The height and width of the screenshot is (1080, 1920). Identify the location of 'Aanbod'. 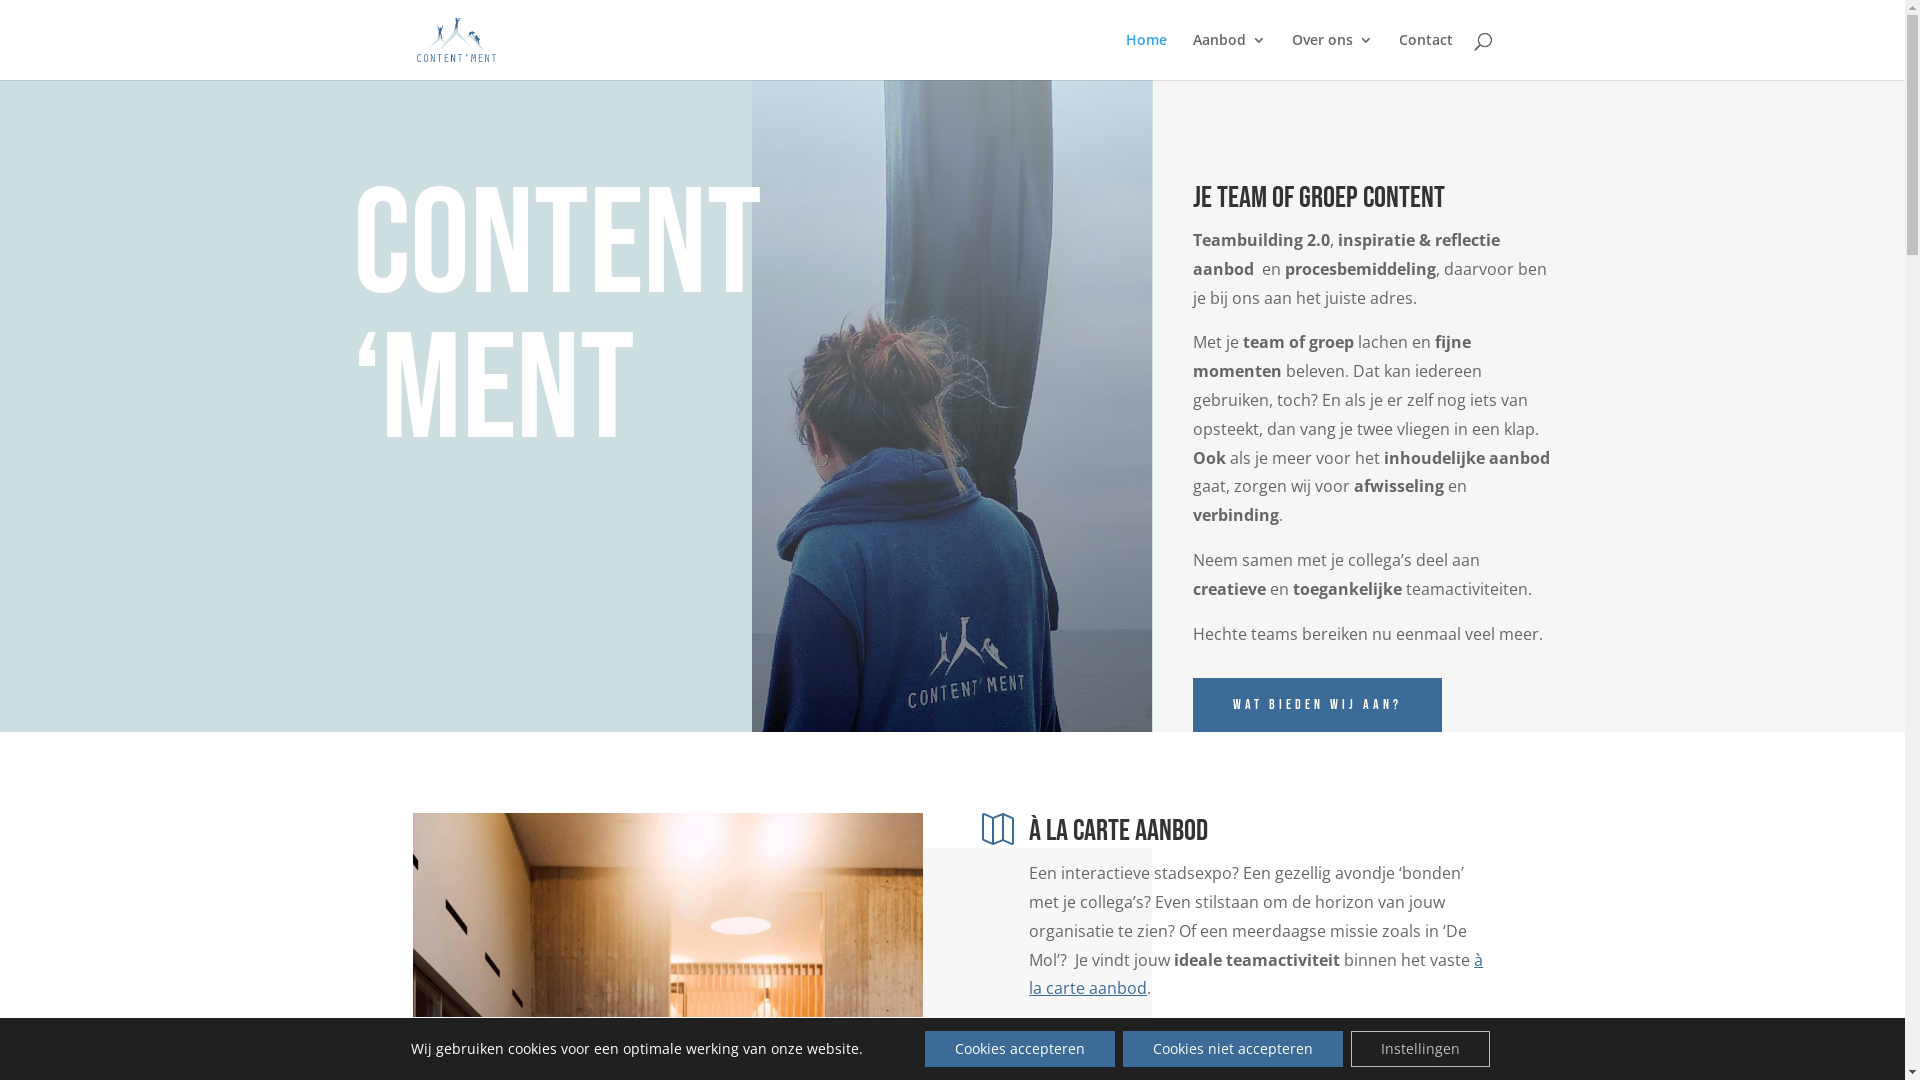
(1227, 55).